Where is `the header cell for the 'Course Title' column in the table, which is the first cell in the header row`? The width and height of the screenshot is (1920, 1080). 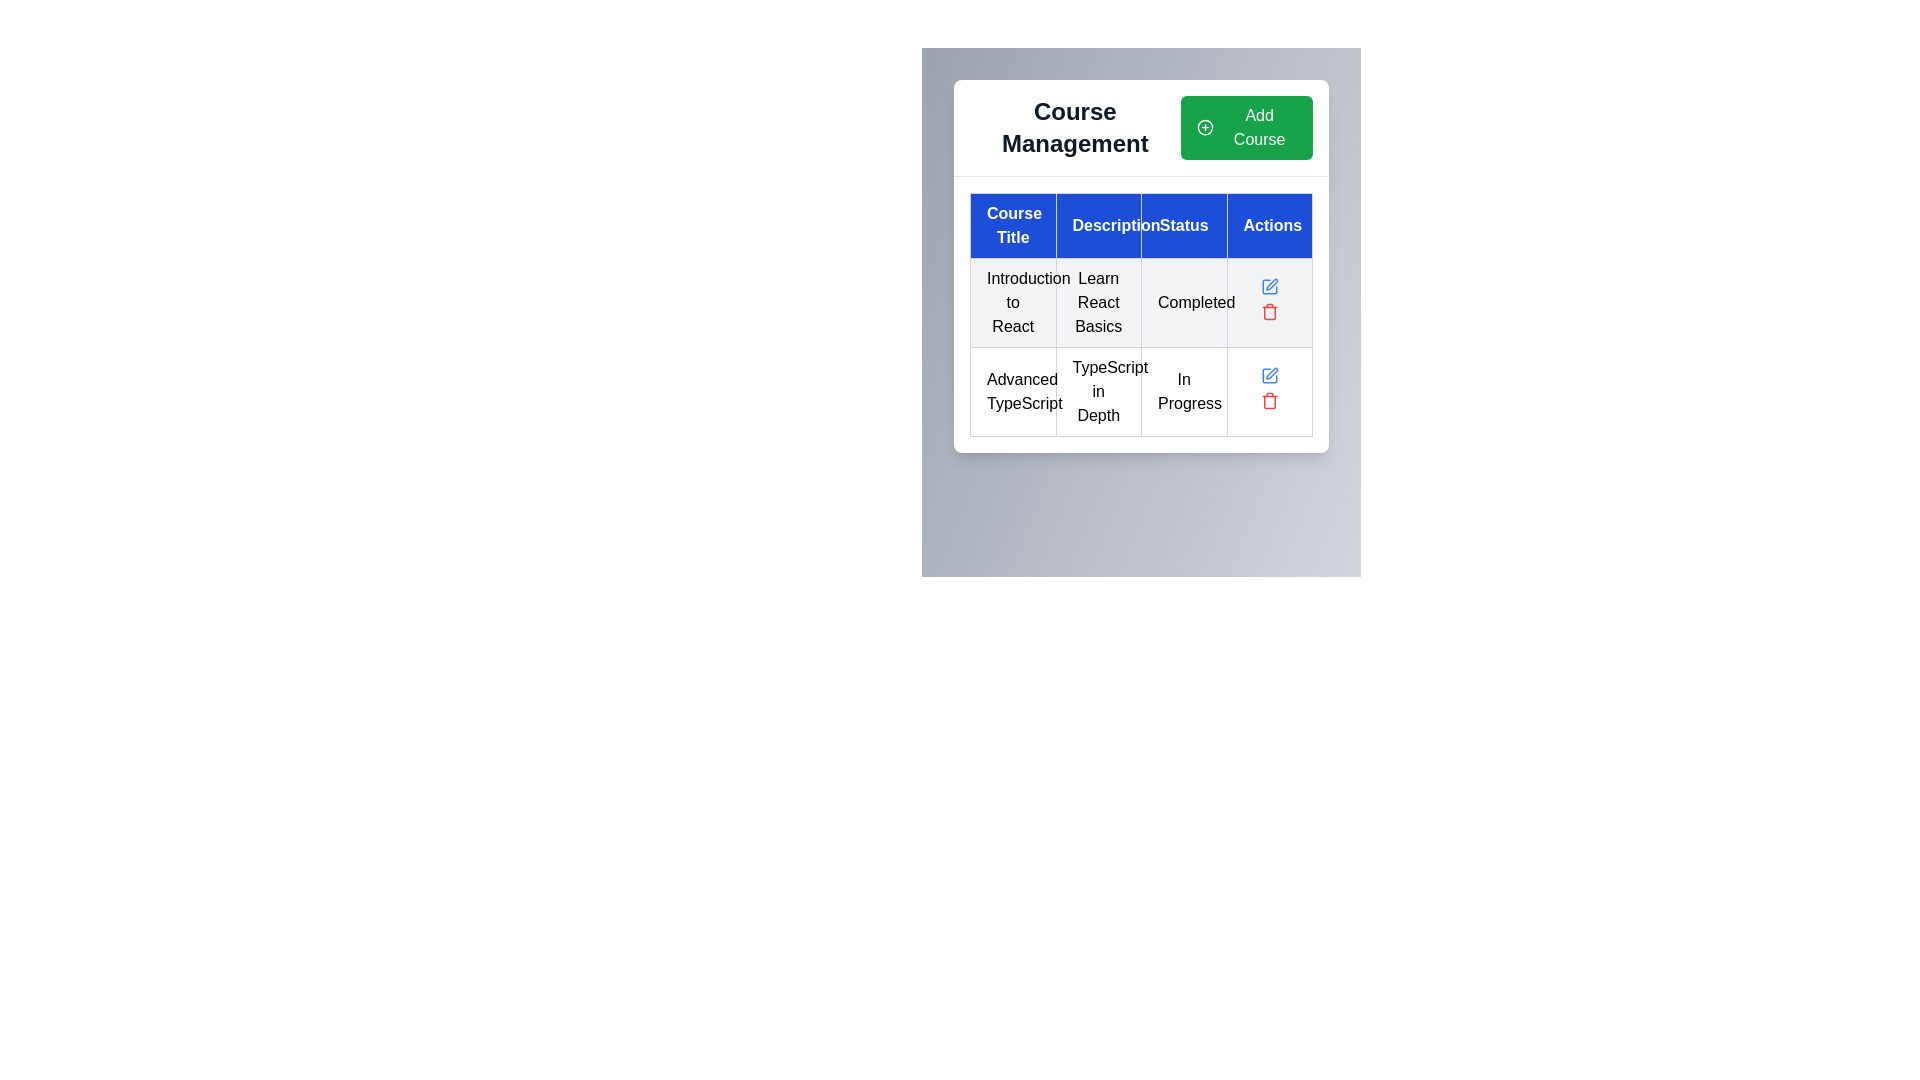 the header cell for the 'Course Title' column in the table, which is the first cell in the header row is located at coordinates (1013, 225).